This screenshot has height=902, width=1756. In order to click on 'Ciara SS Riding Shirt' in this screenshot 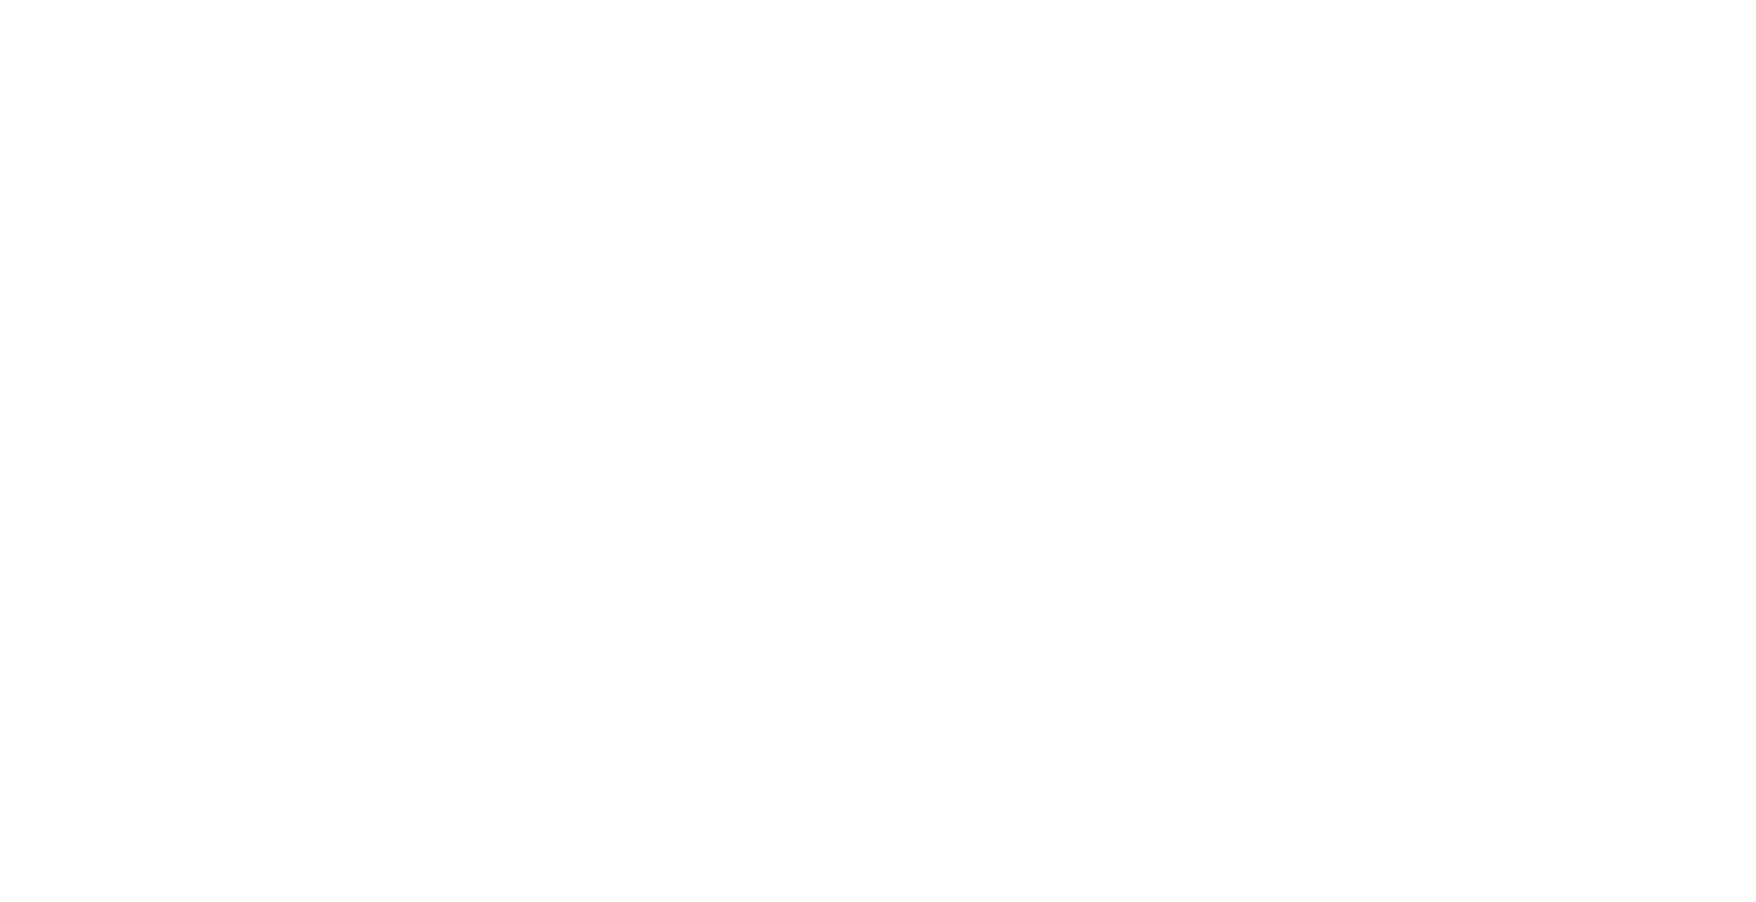, I will do `click(1059, 353)`.